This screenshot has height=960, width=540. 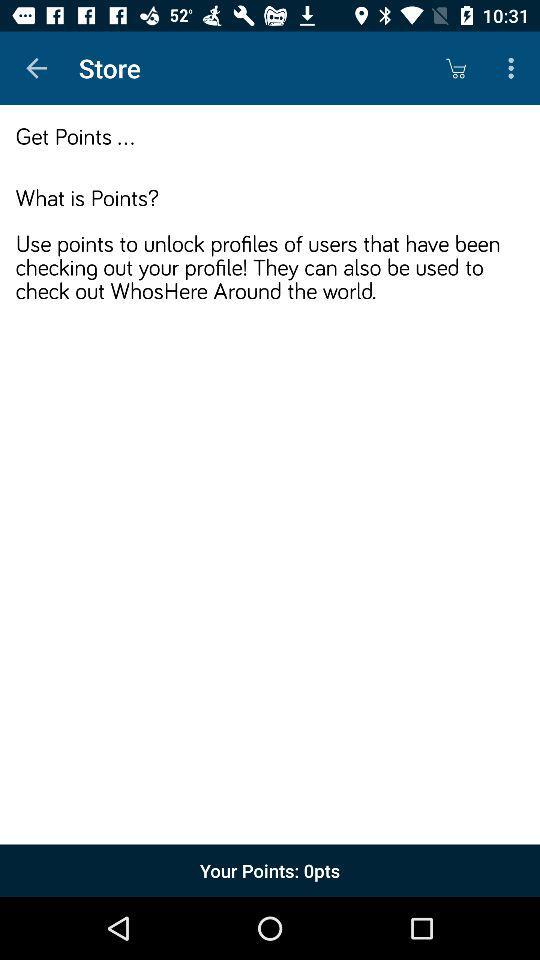 I want to click on the app next to the store item, so click(x=36, y=68).